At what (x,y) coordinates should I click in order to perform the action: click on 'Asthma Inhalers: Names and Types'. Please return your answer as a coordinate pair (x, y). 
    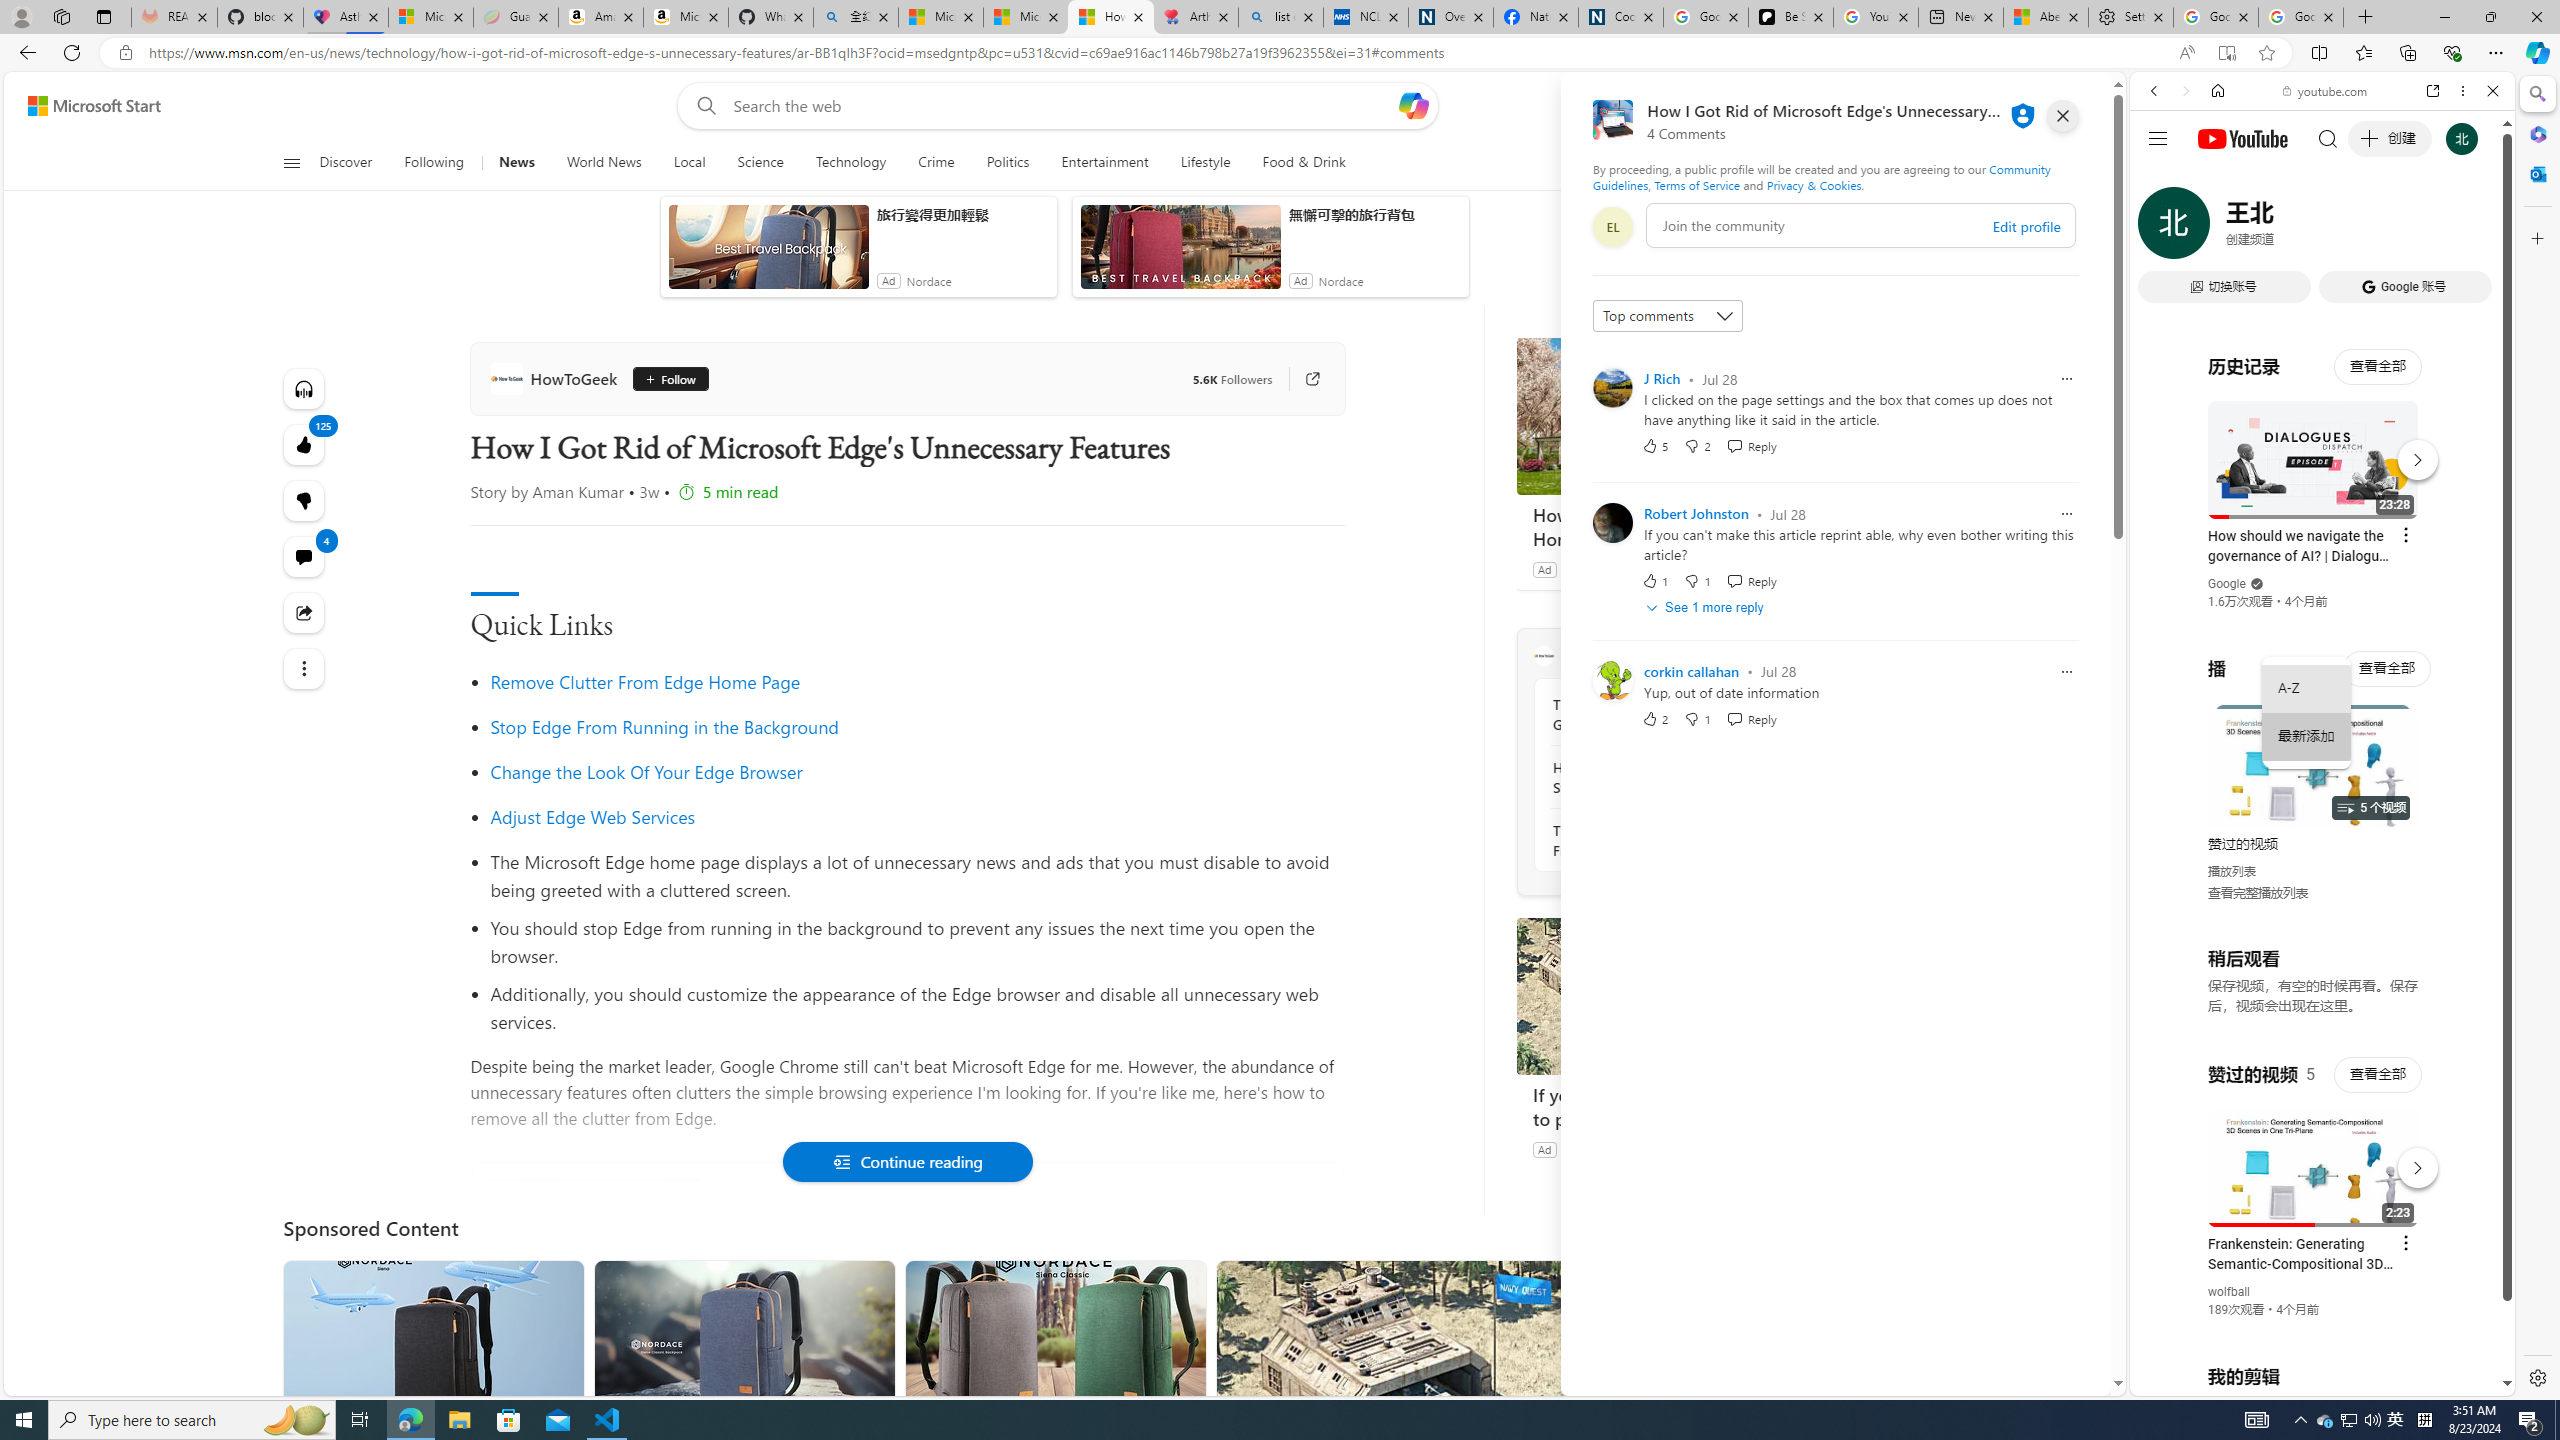
    Looking at the image, I should click on (345, 16).